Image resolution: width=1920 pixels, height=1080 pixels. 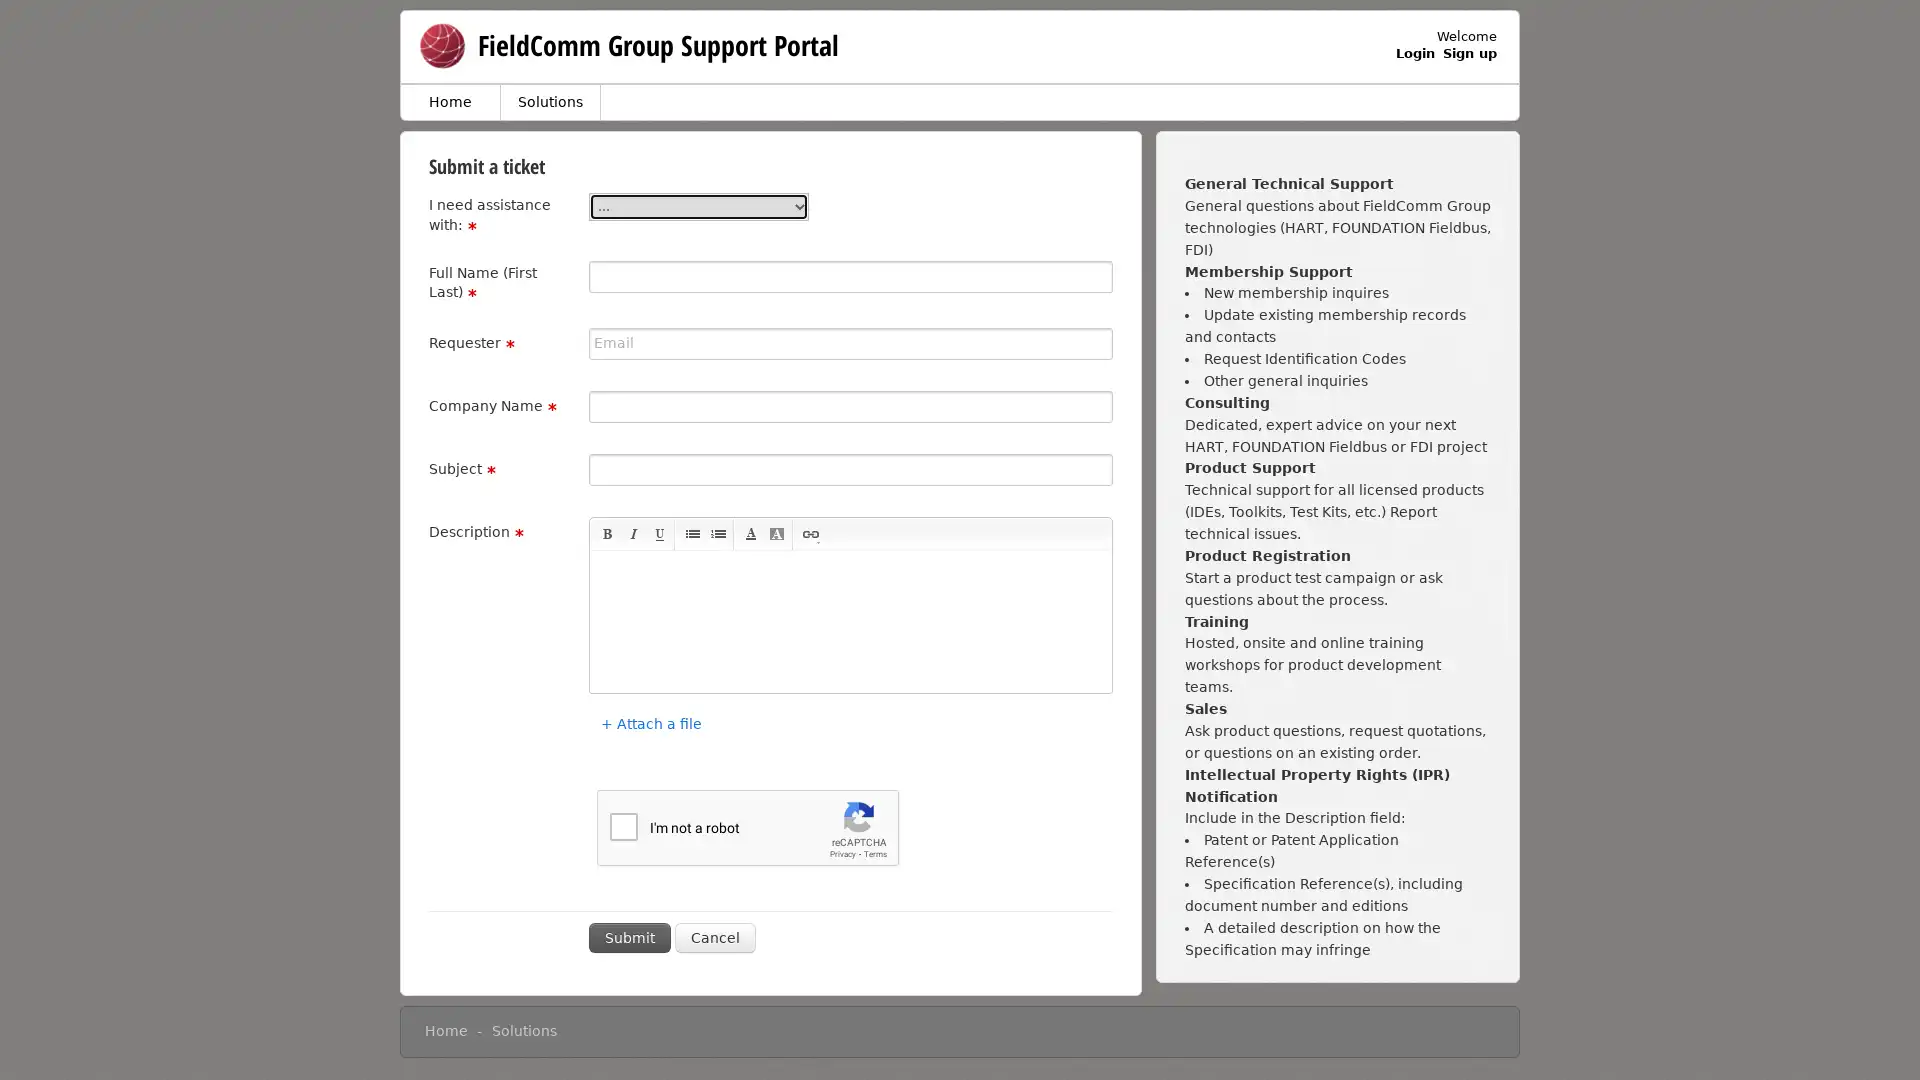 What do you see at coordinates (628, 937) in the screenshot?
I see `Submit` at bounding box center [628, 937].